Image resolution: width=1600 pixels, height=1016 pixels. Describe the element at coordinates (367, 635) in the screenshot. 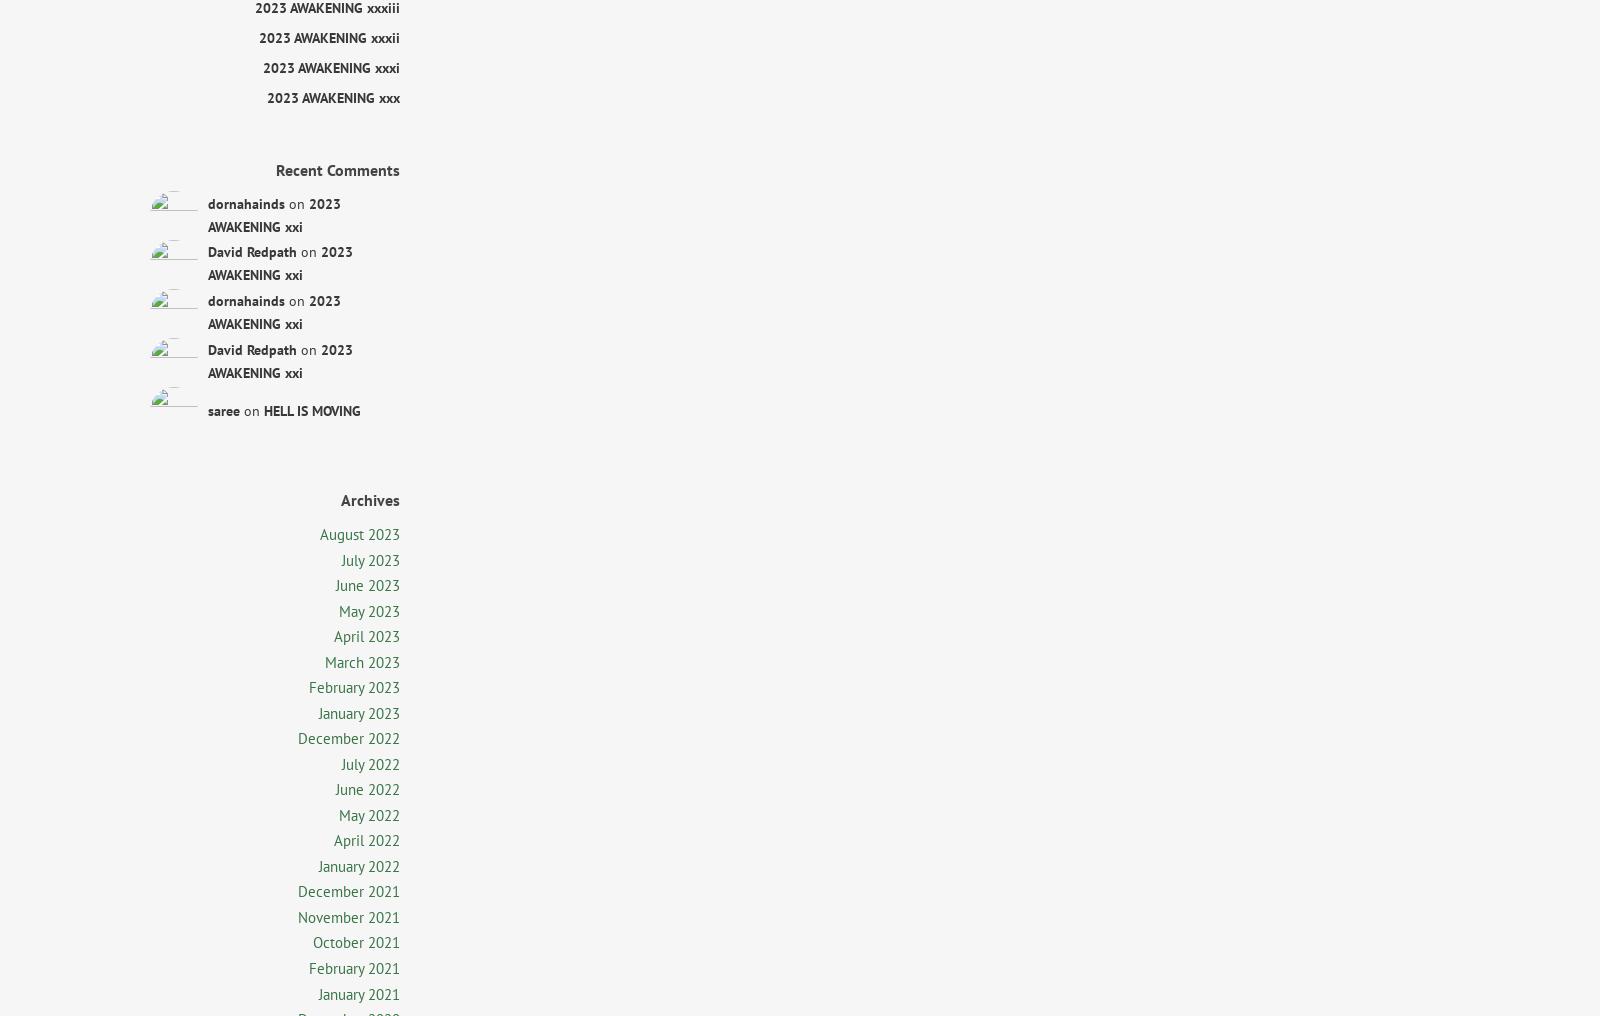

I see `'April 2023'` at that location.